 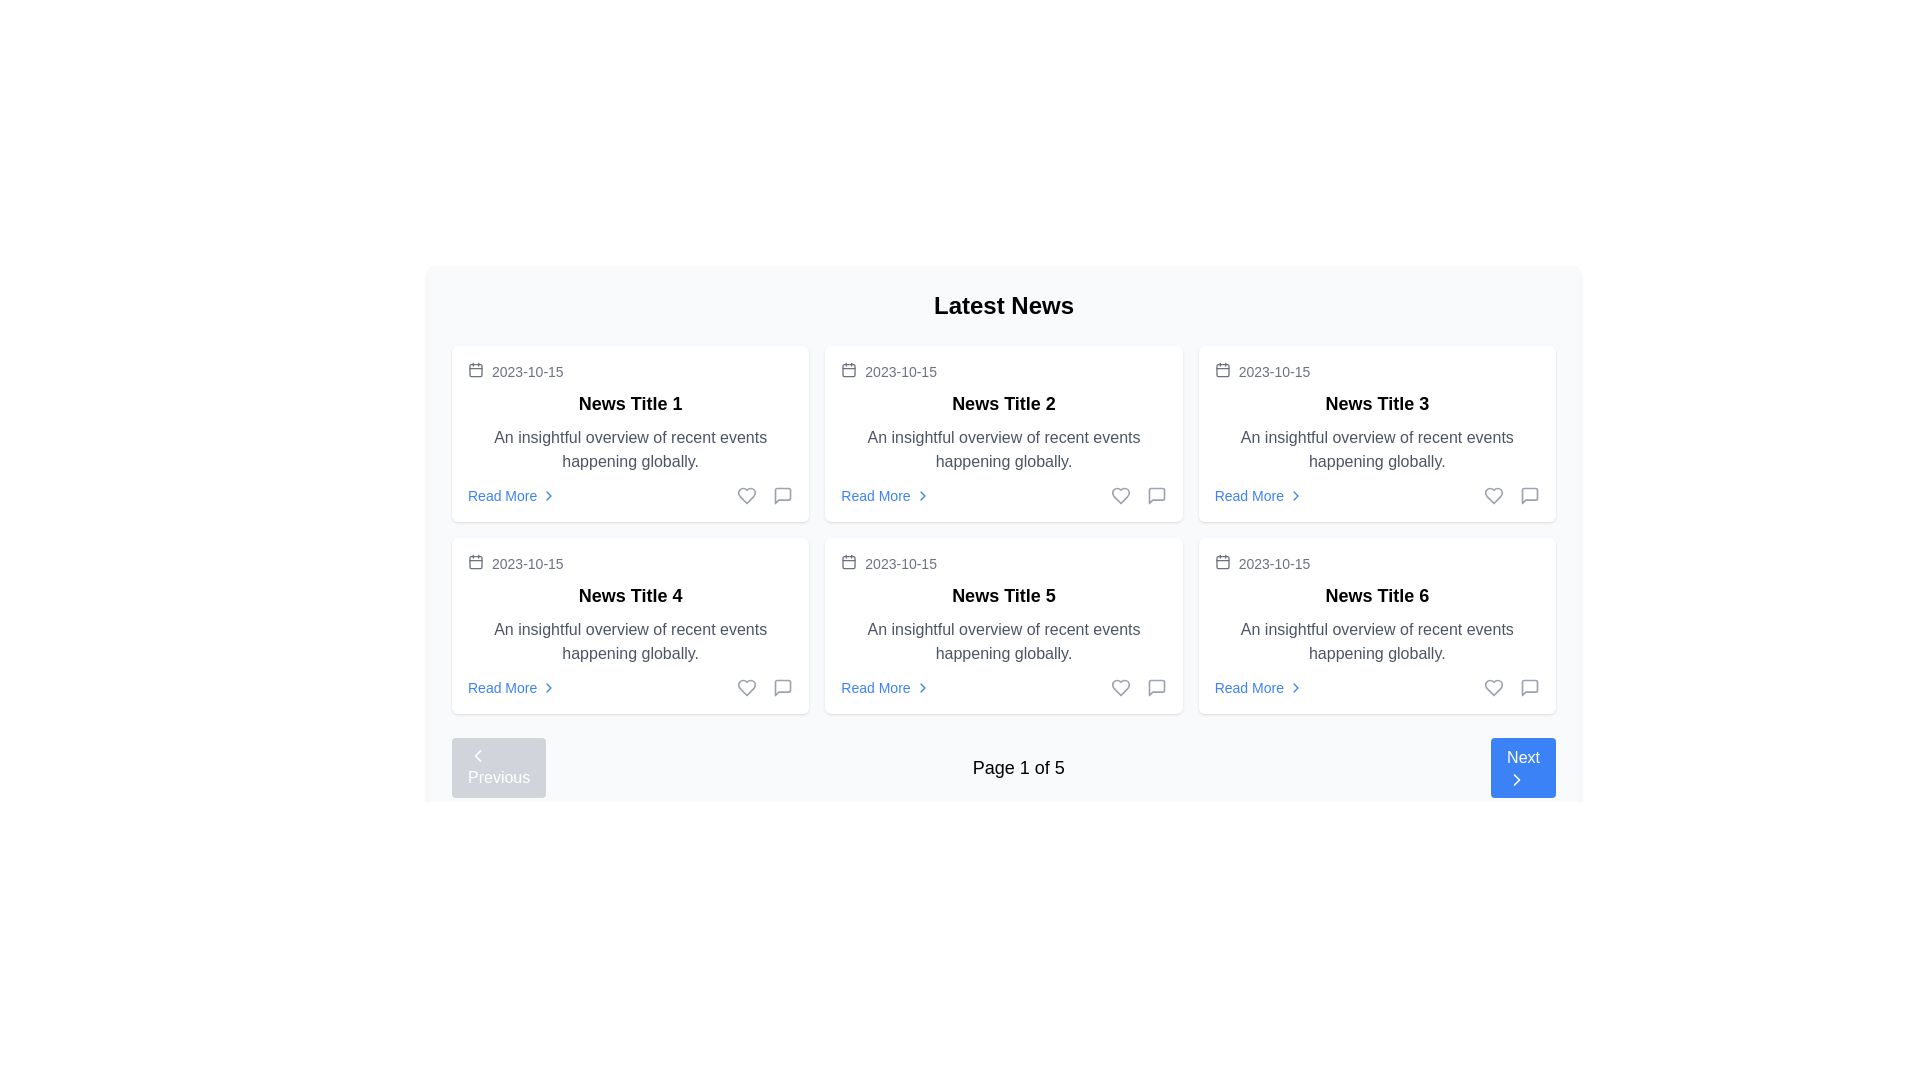 What do you see at coordinates (875, 686) in the screenshot?
I see `the hyperlinked text labeled 'News Title 5' located at the bottom of the fifth card` at bounding box center [875, 686].